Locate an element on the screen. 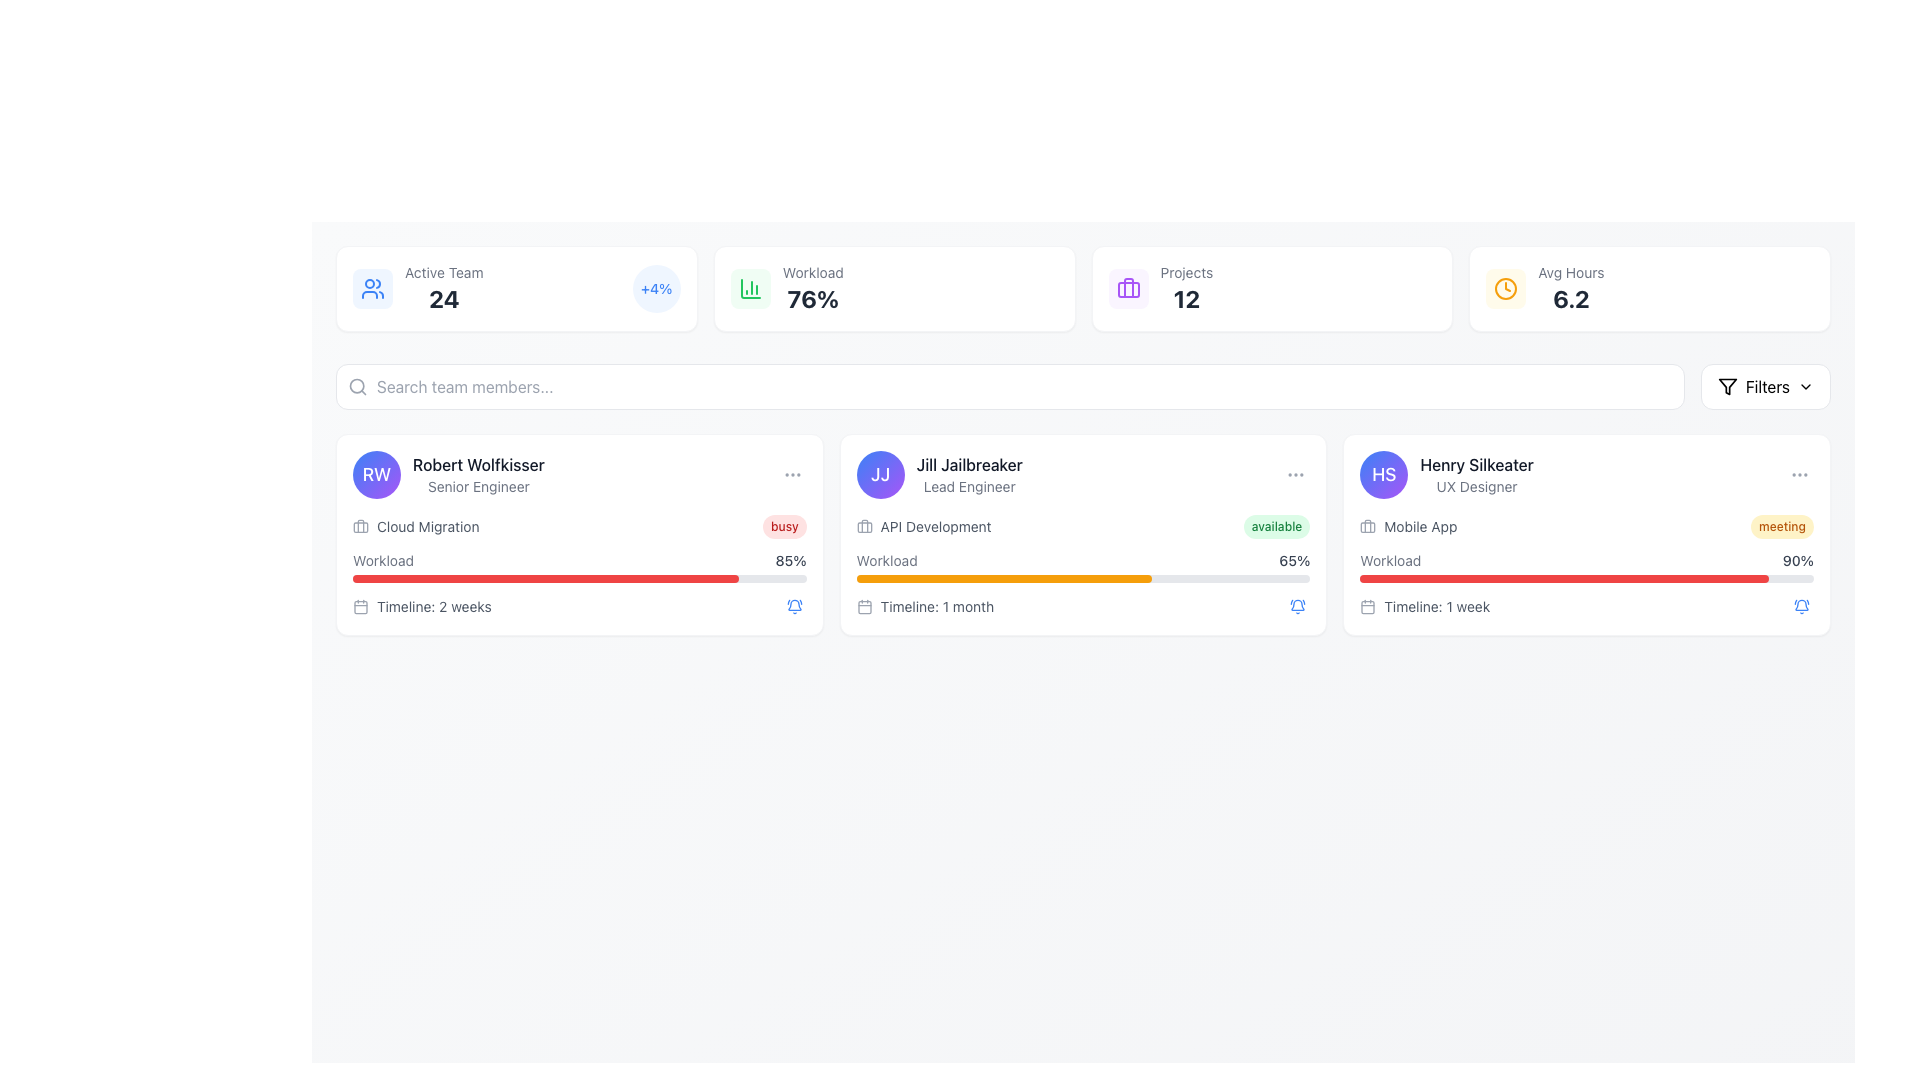 The height and width of the screenshot is (1080, 1920). the informational card displaying the average hours metric, which is the fourth card in a row of metrics at the top-right corner of the interface is located at coordinates (1650, 289).